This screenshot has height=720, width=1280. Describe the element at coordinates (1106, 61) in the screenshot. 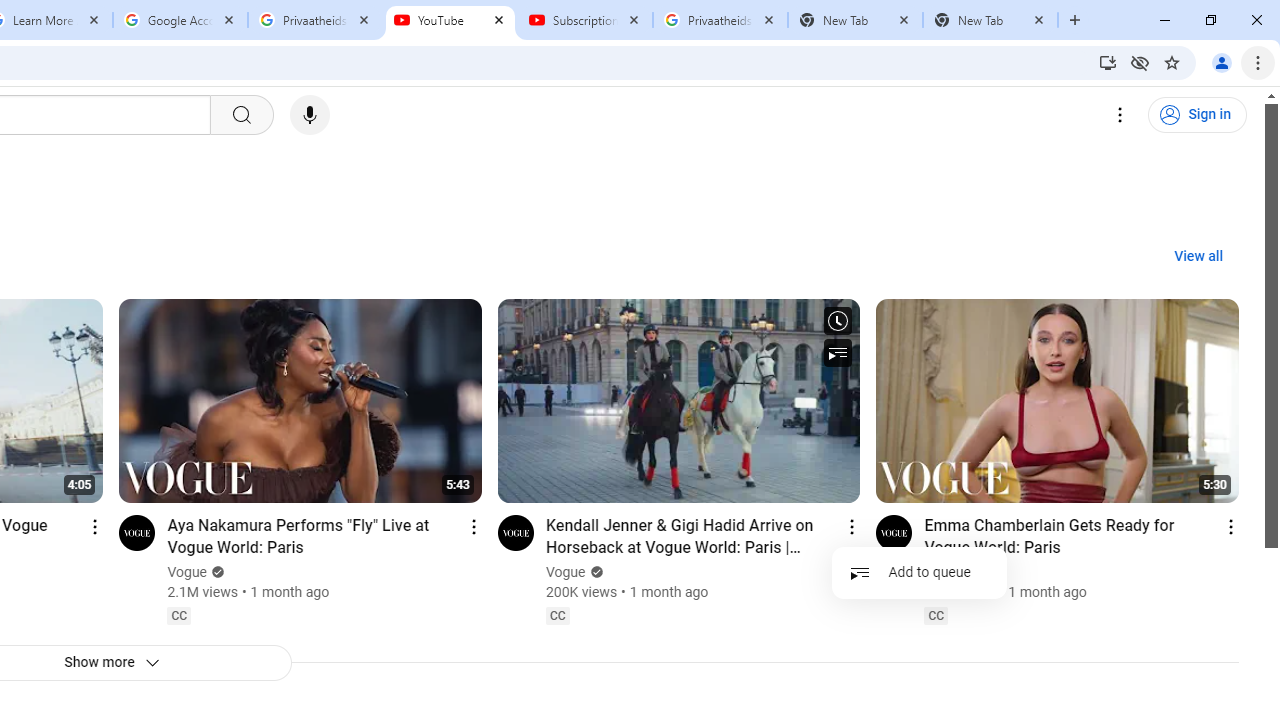

I see `'Install YouTube'` at that location.